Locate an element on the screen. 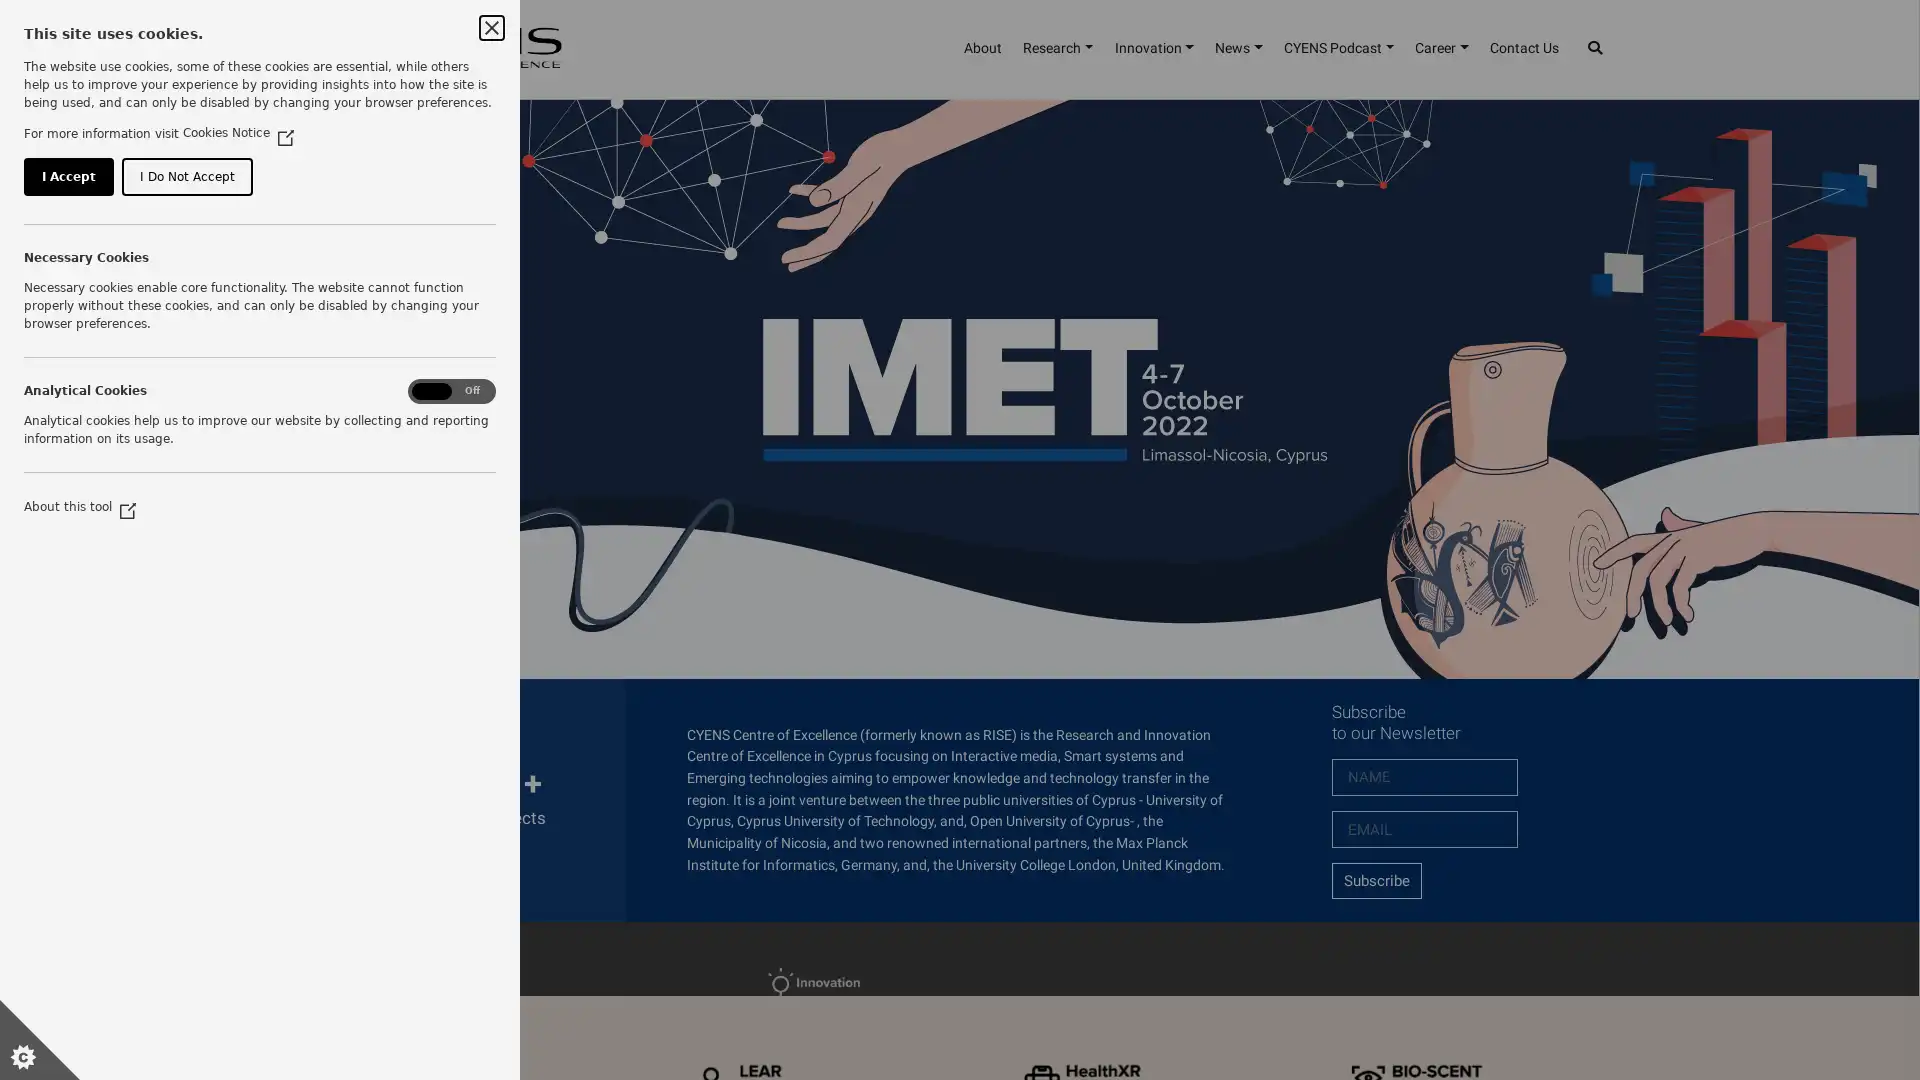  Close Cookie Control is located at coordinates (491, 27).